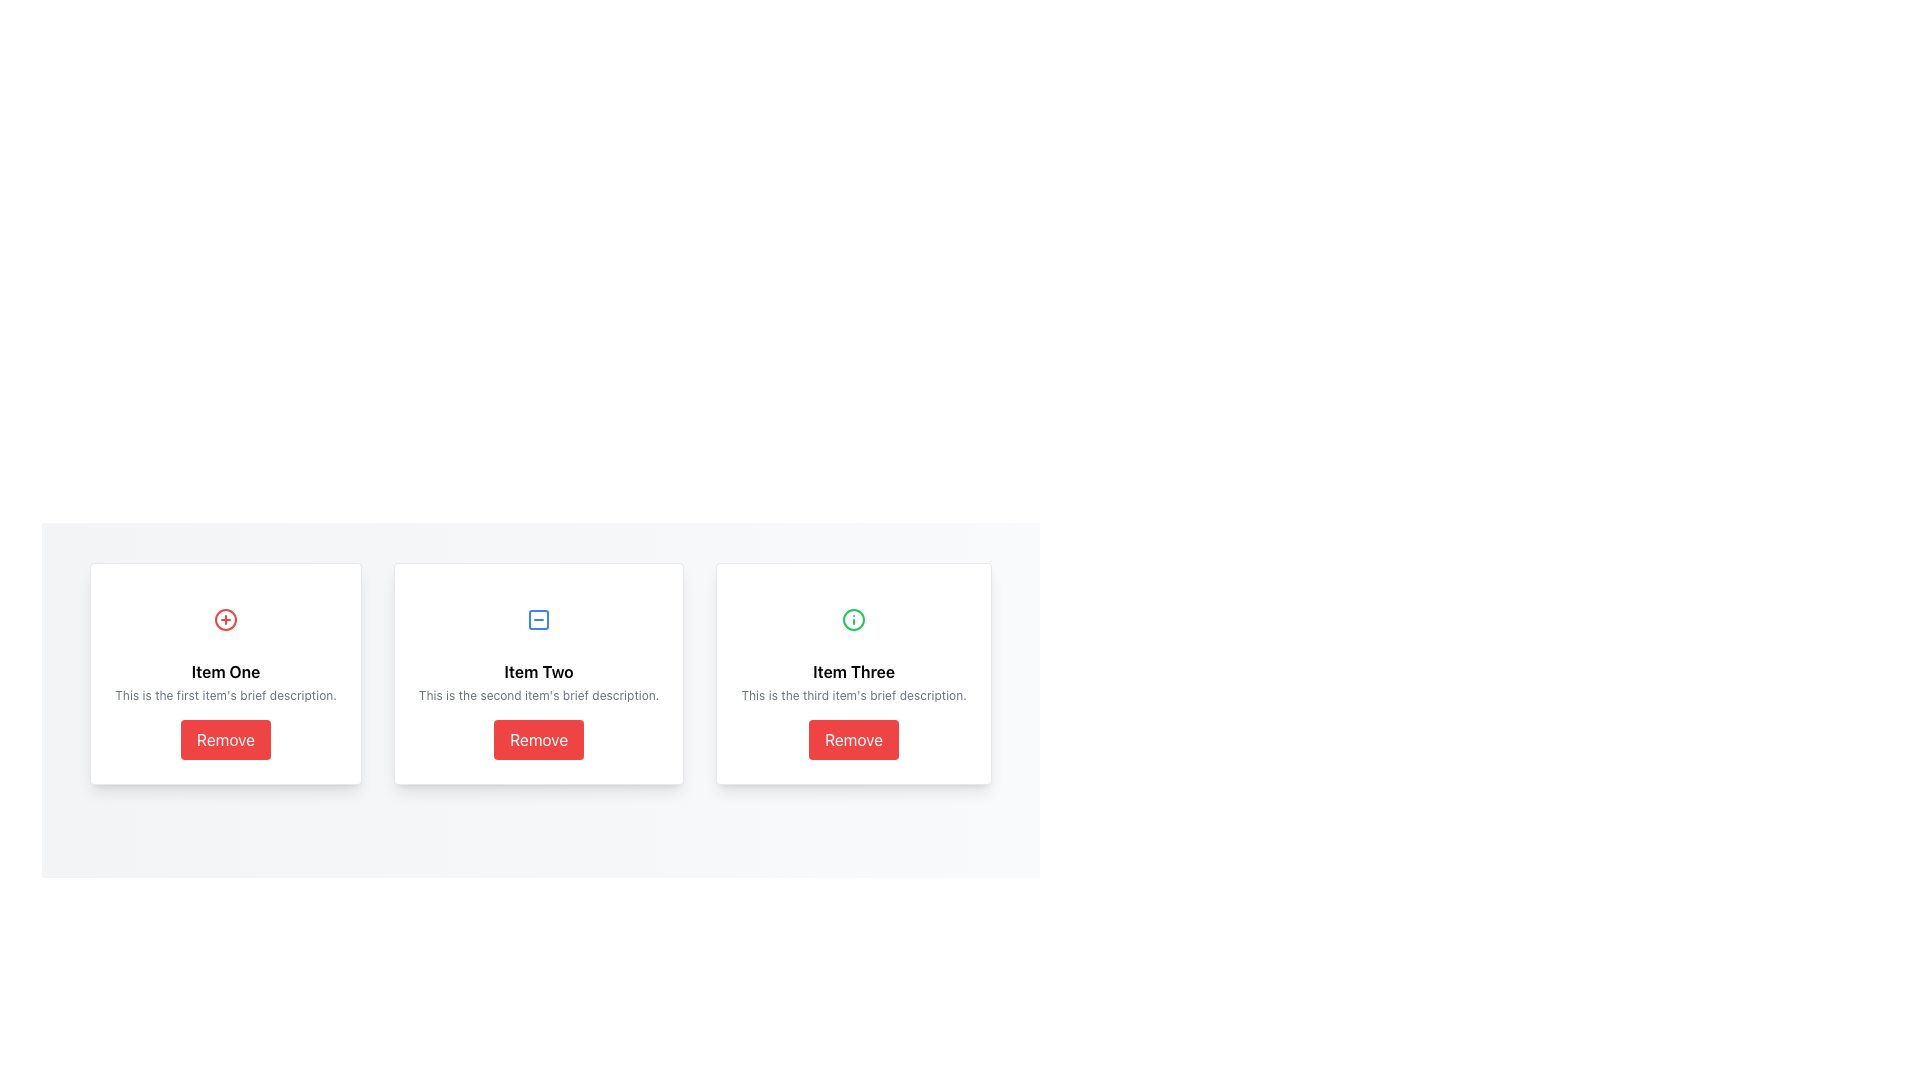 The height and width of the screenshot is (1080, 1920). I want to click on the button, so click(539, 740).